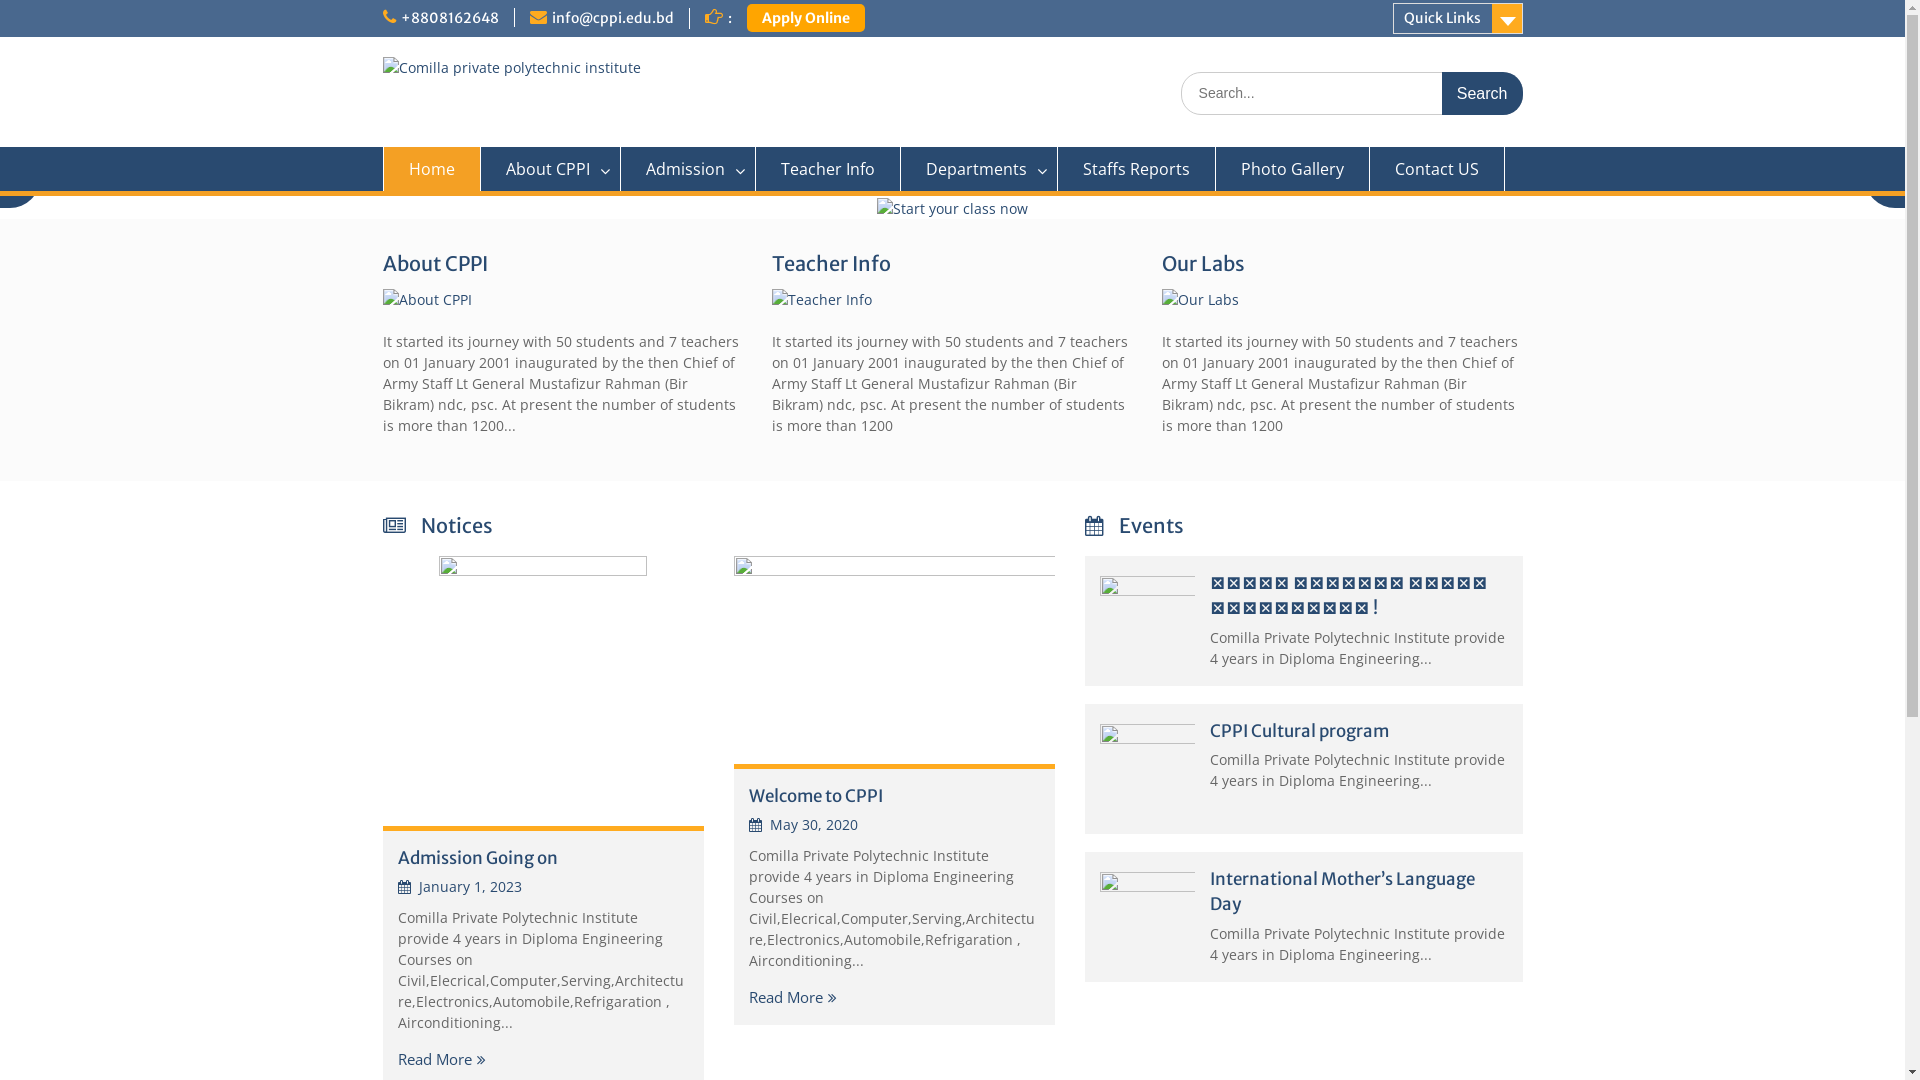 The width and height of the screenshot is (1920, 1080). What do you see at coordinates (1161, 262) in the screenshot?
I see `'Our Labs'` at bounding box center [1161, 262].